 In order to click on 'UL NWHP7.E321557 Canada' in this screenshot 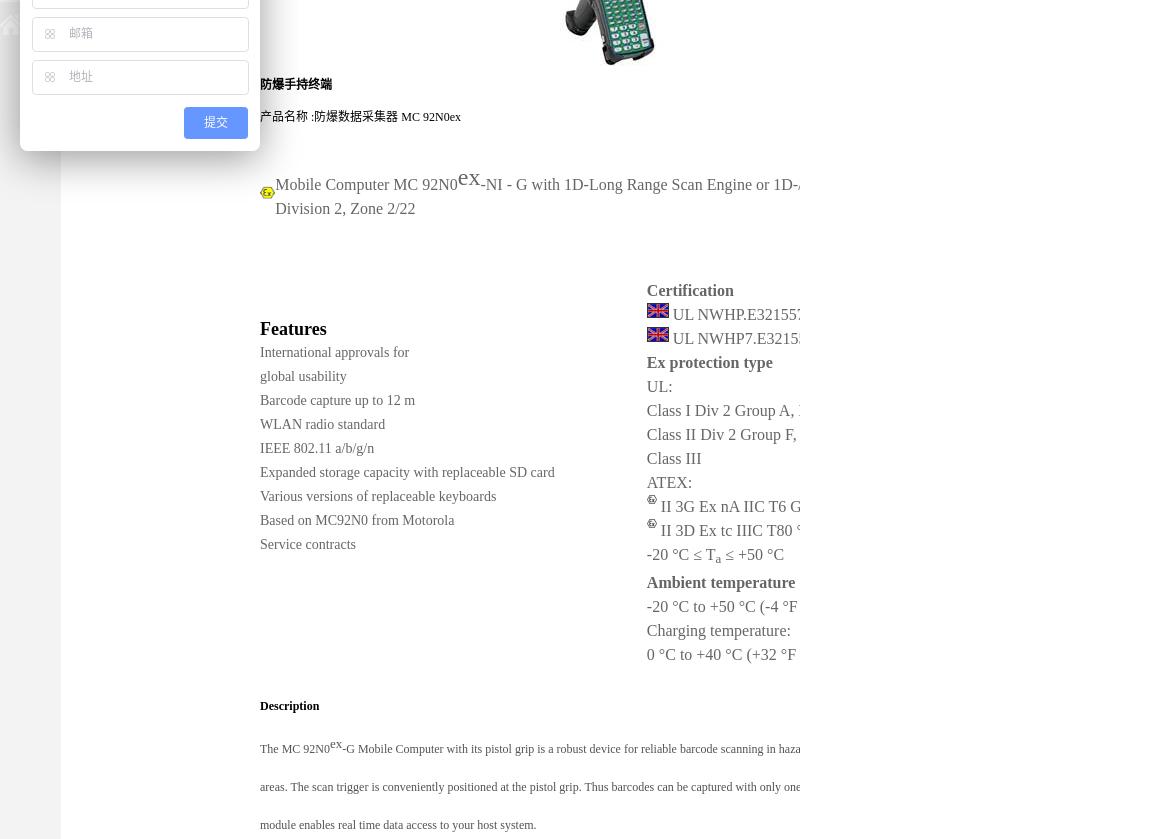, I will do `click(767, 338)`.